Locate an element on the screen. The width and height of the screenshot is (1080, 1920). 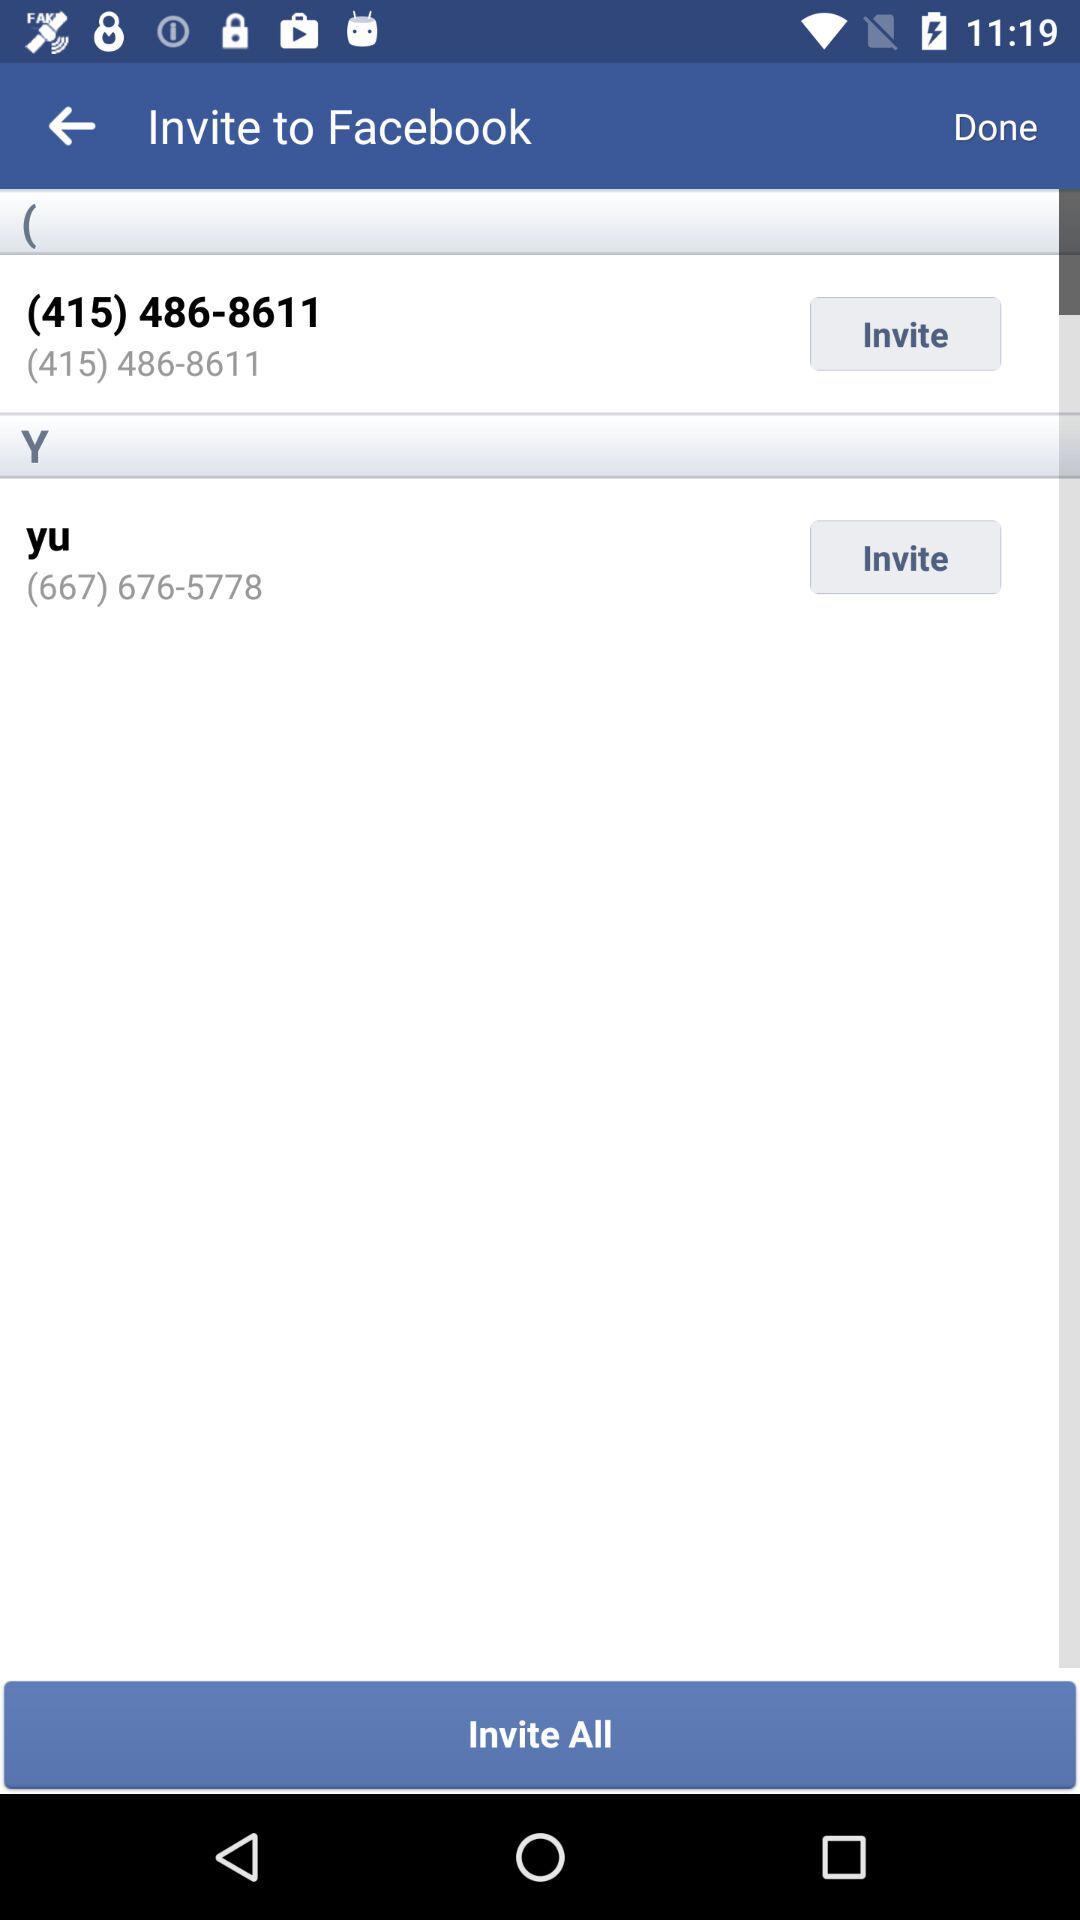
the done item is located at coordinates (995, 124).